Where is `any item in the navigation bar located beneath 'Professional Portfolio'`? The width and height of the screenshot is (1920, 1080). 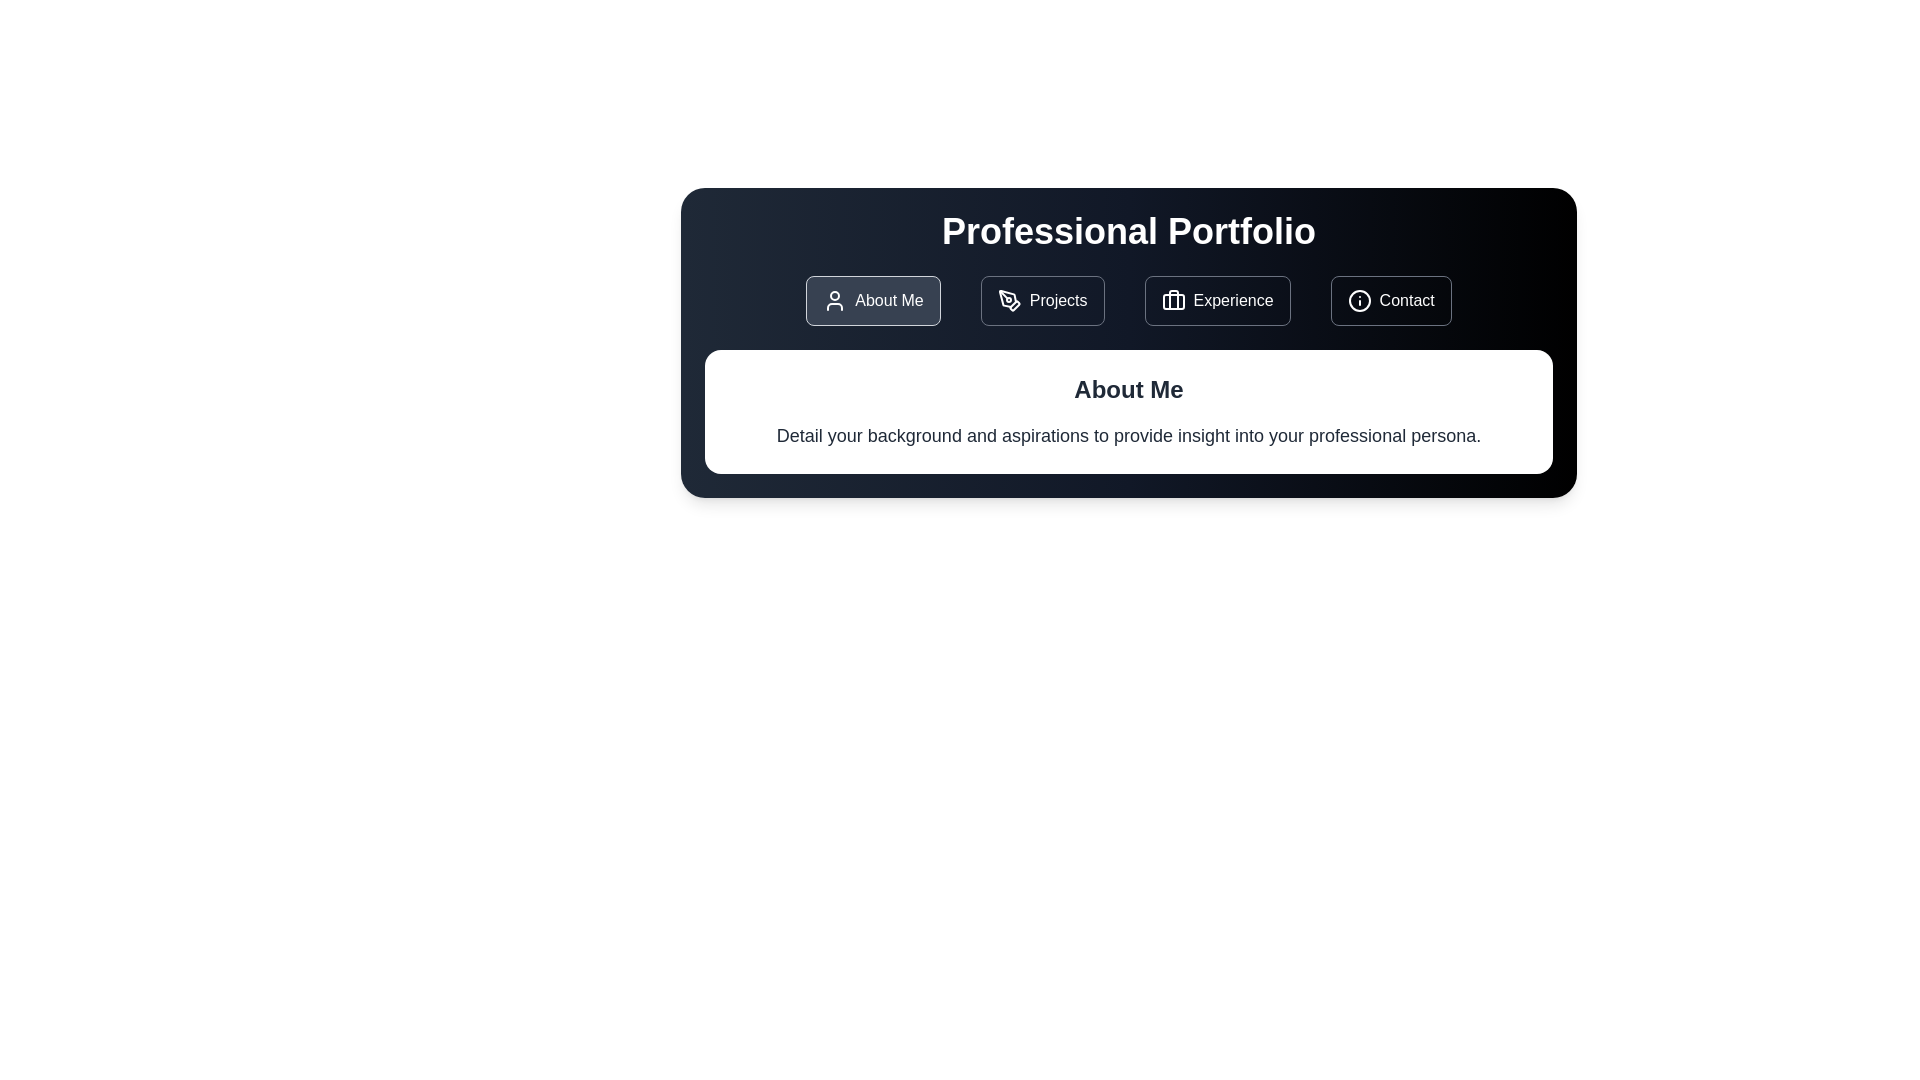 any item in the navigation bar located beneath 'Professional Portfolio' is located at coordinates (1128, 300).